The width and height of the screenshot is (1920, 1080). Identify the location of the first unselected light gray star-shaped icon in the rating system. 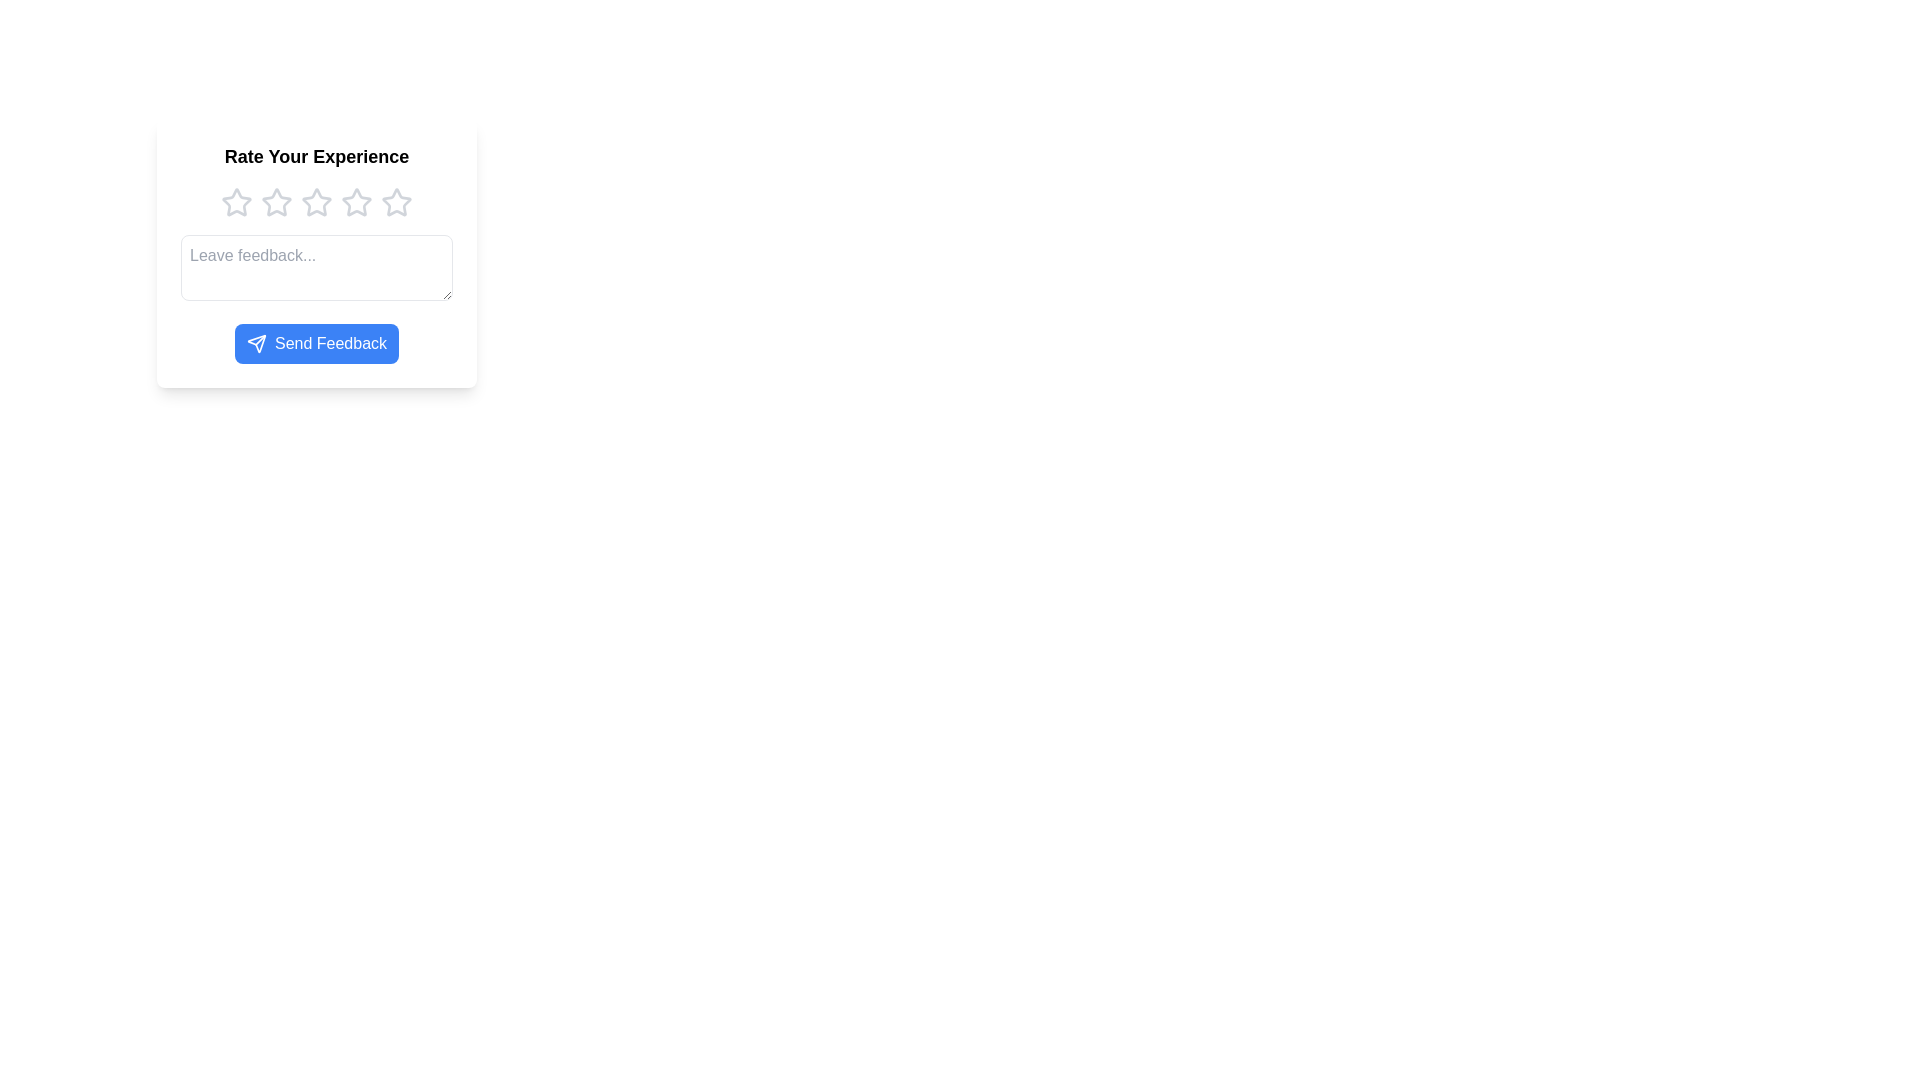
(236, 203).